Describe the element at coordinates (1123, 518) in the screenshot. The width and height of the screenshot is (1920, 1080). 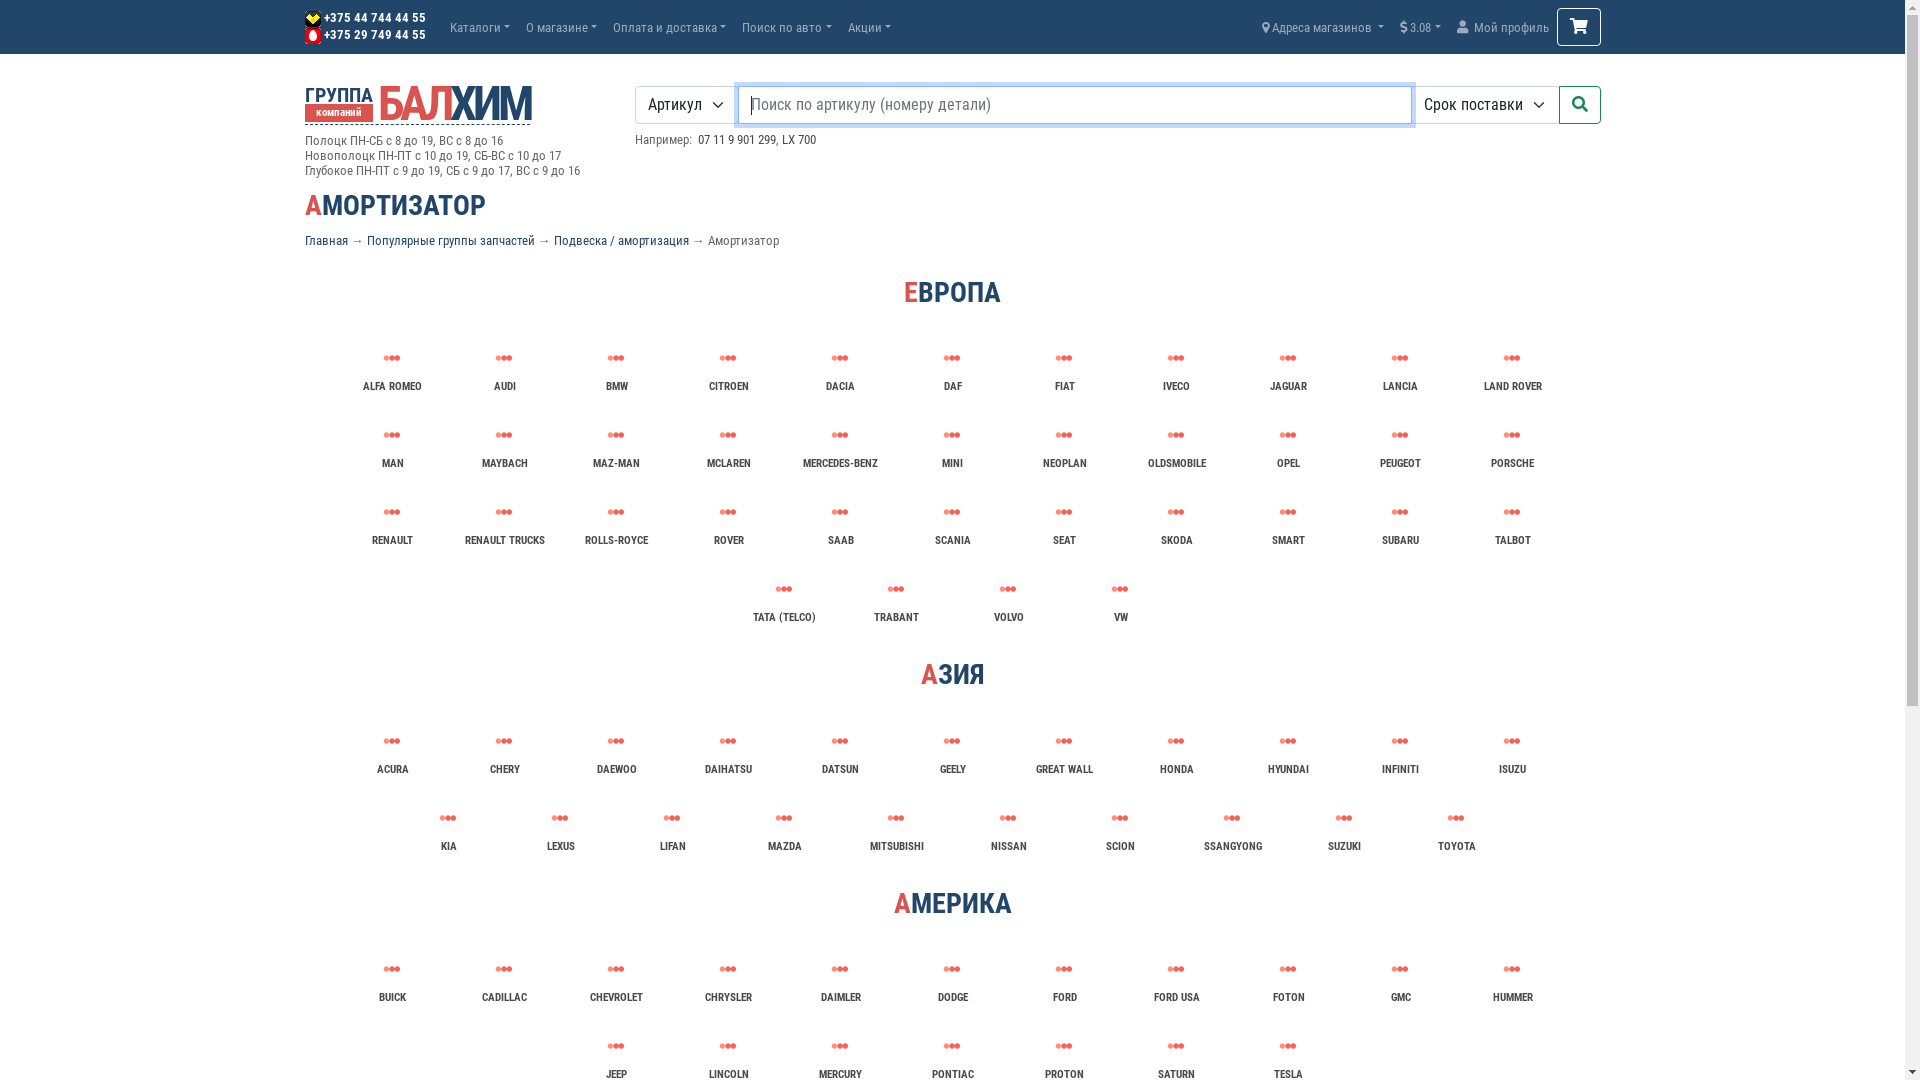
I see `'SKODA'` at that location.